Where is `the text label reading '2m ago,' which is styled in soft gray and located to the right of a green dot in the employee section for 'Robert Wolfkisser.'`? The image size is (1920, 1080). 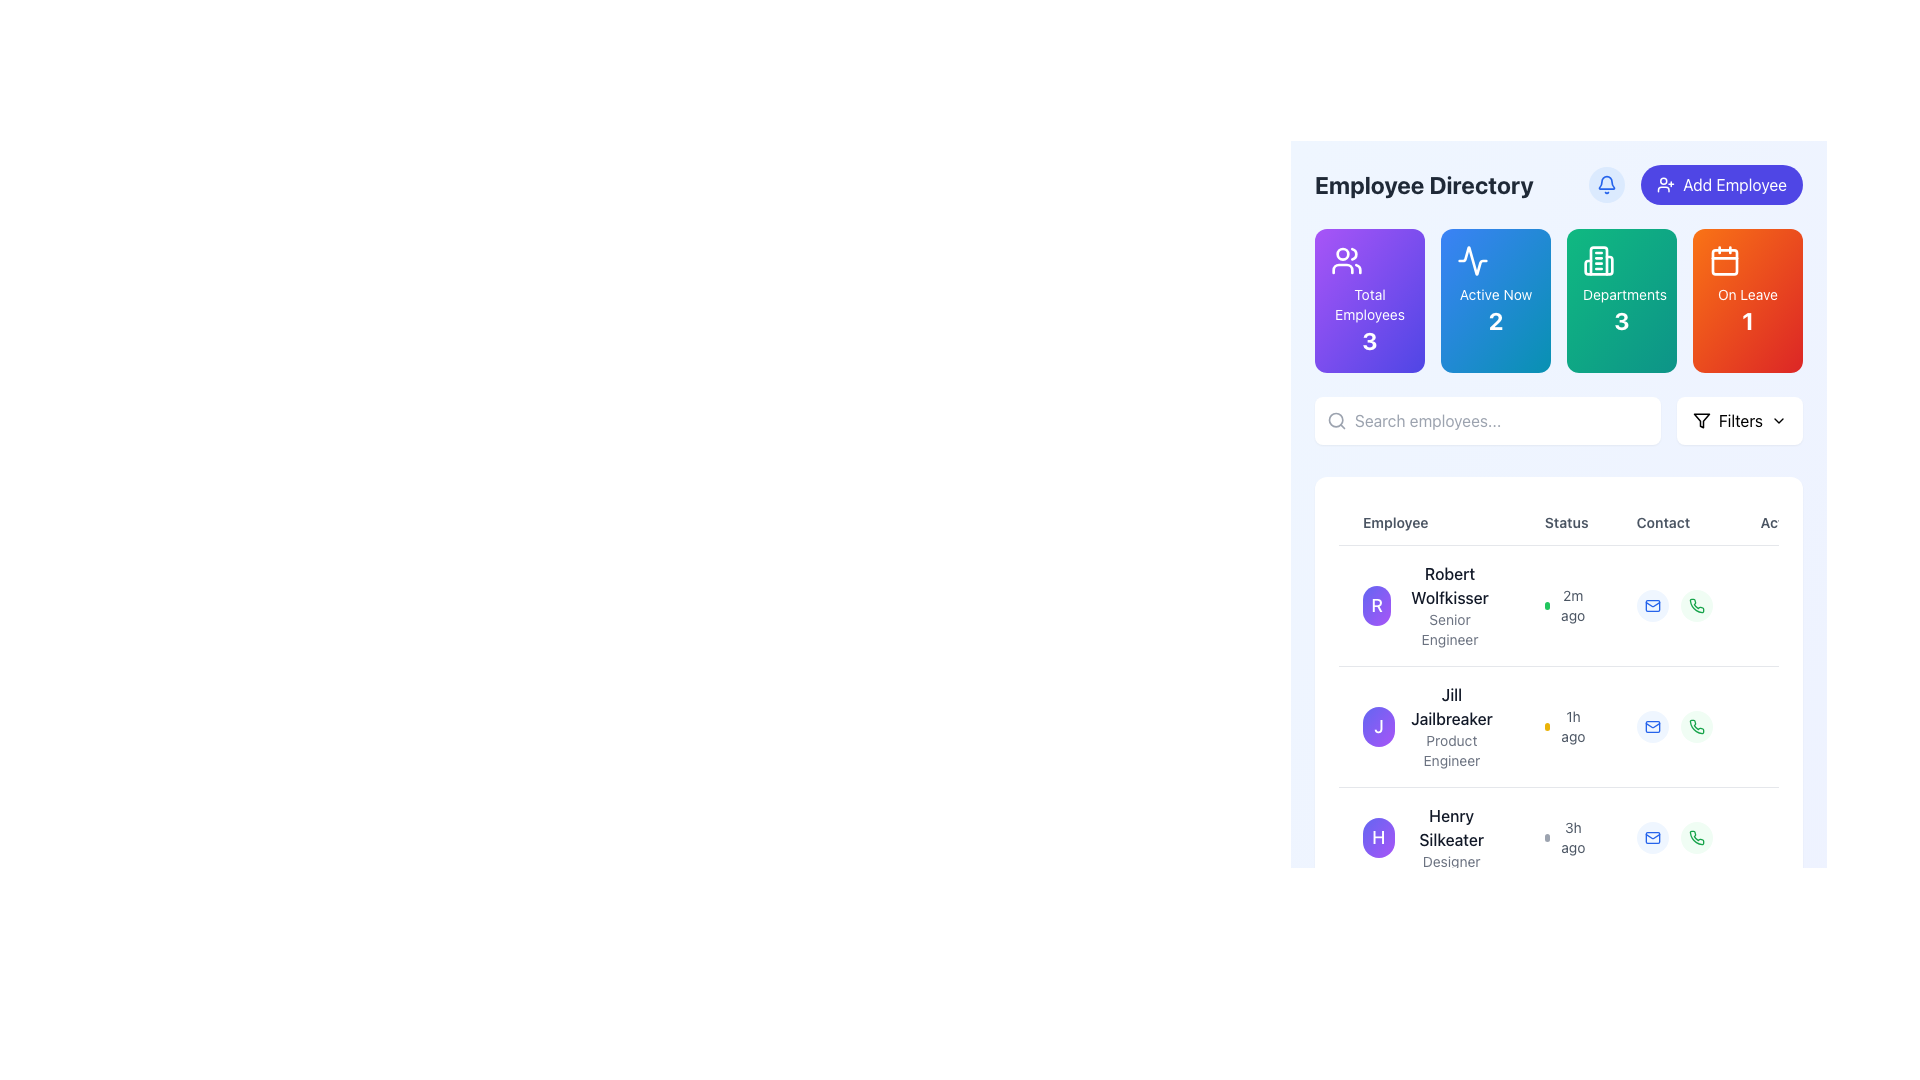
the text label reading '2m ago,' which is styled in soft gray and located to the right of a green dot in the employee section for 'Robert Wolfkisser.' is located at coordinates (1572, 604).